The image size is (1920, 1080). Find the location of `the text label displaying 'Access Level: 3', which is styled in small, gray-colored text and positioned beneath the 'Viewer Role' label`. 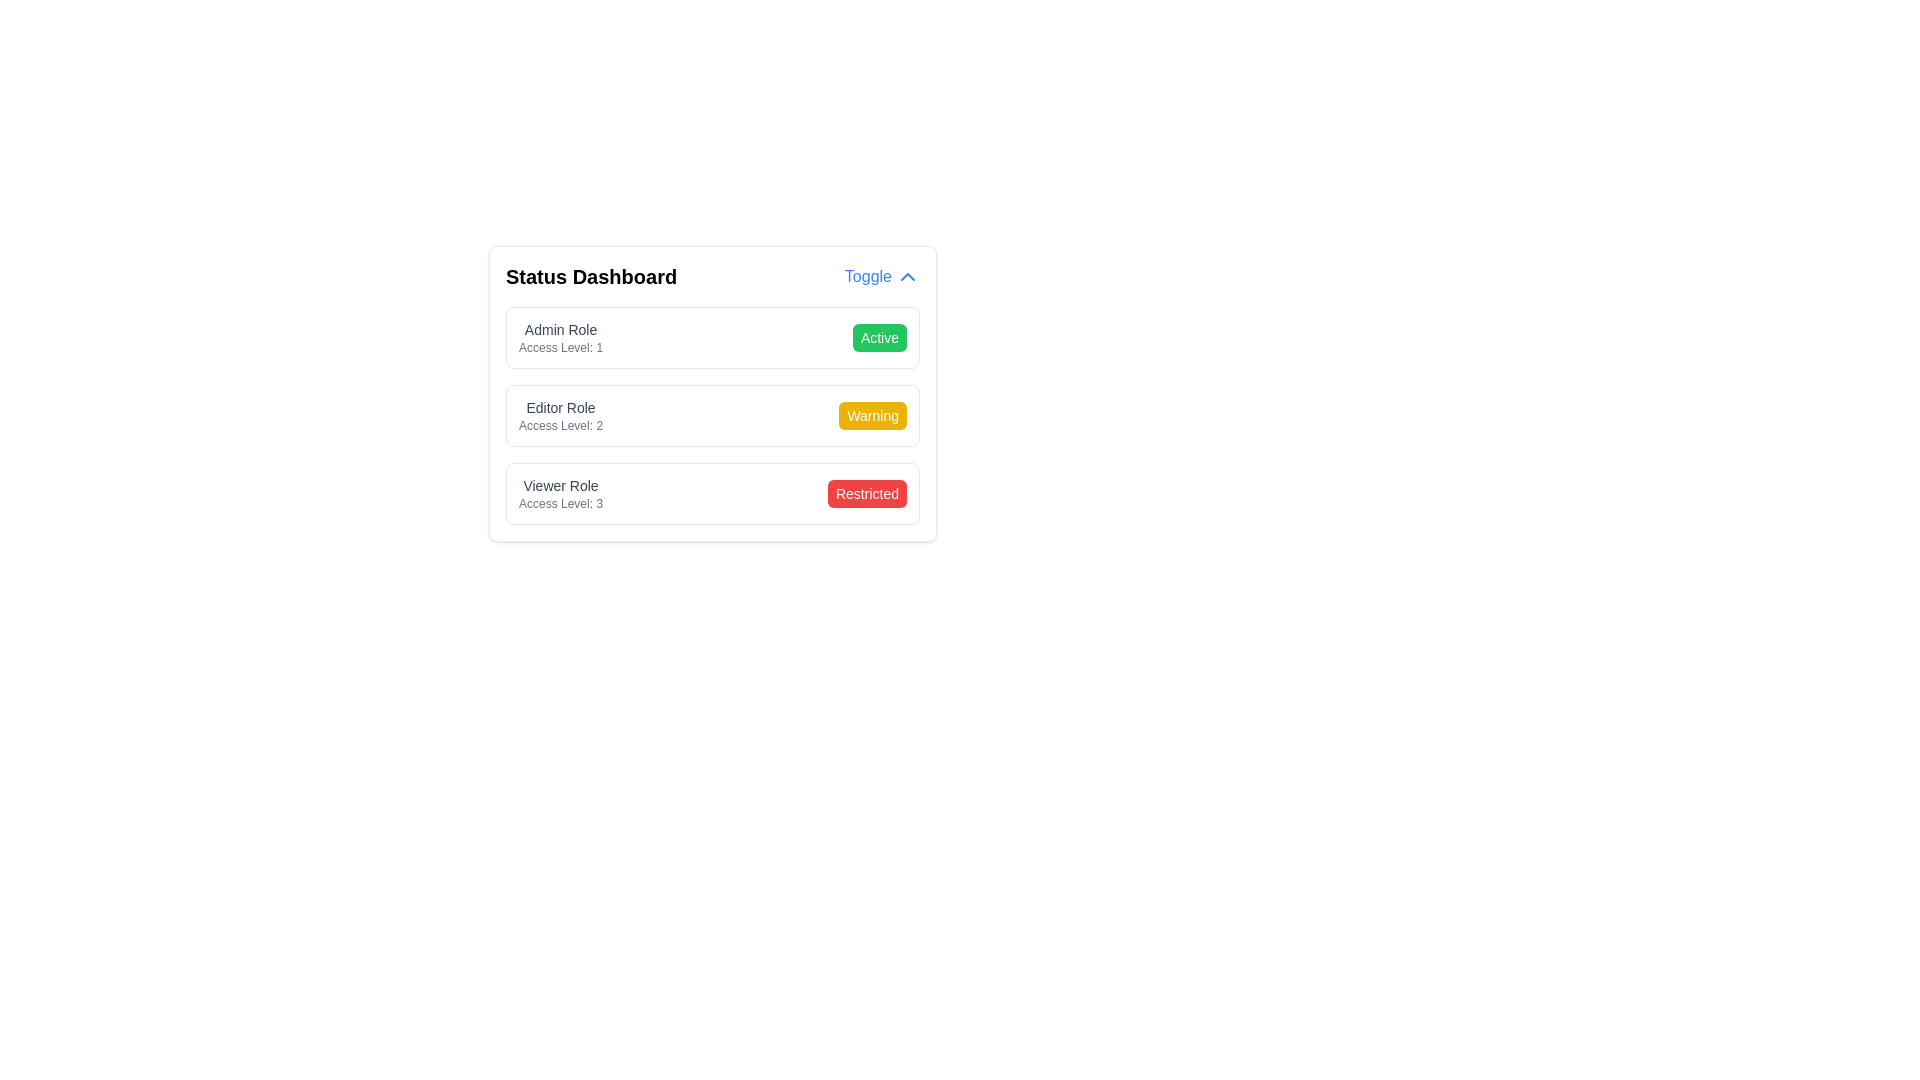

the text label displaying 'Access Level: 3', which is styled in small, gray-colored text and positioned beneath the 'Viewer Role' label is located at coordinates (560, 503).